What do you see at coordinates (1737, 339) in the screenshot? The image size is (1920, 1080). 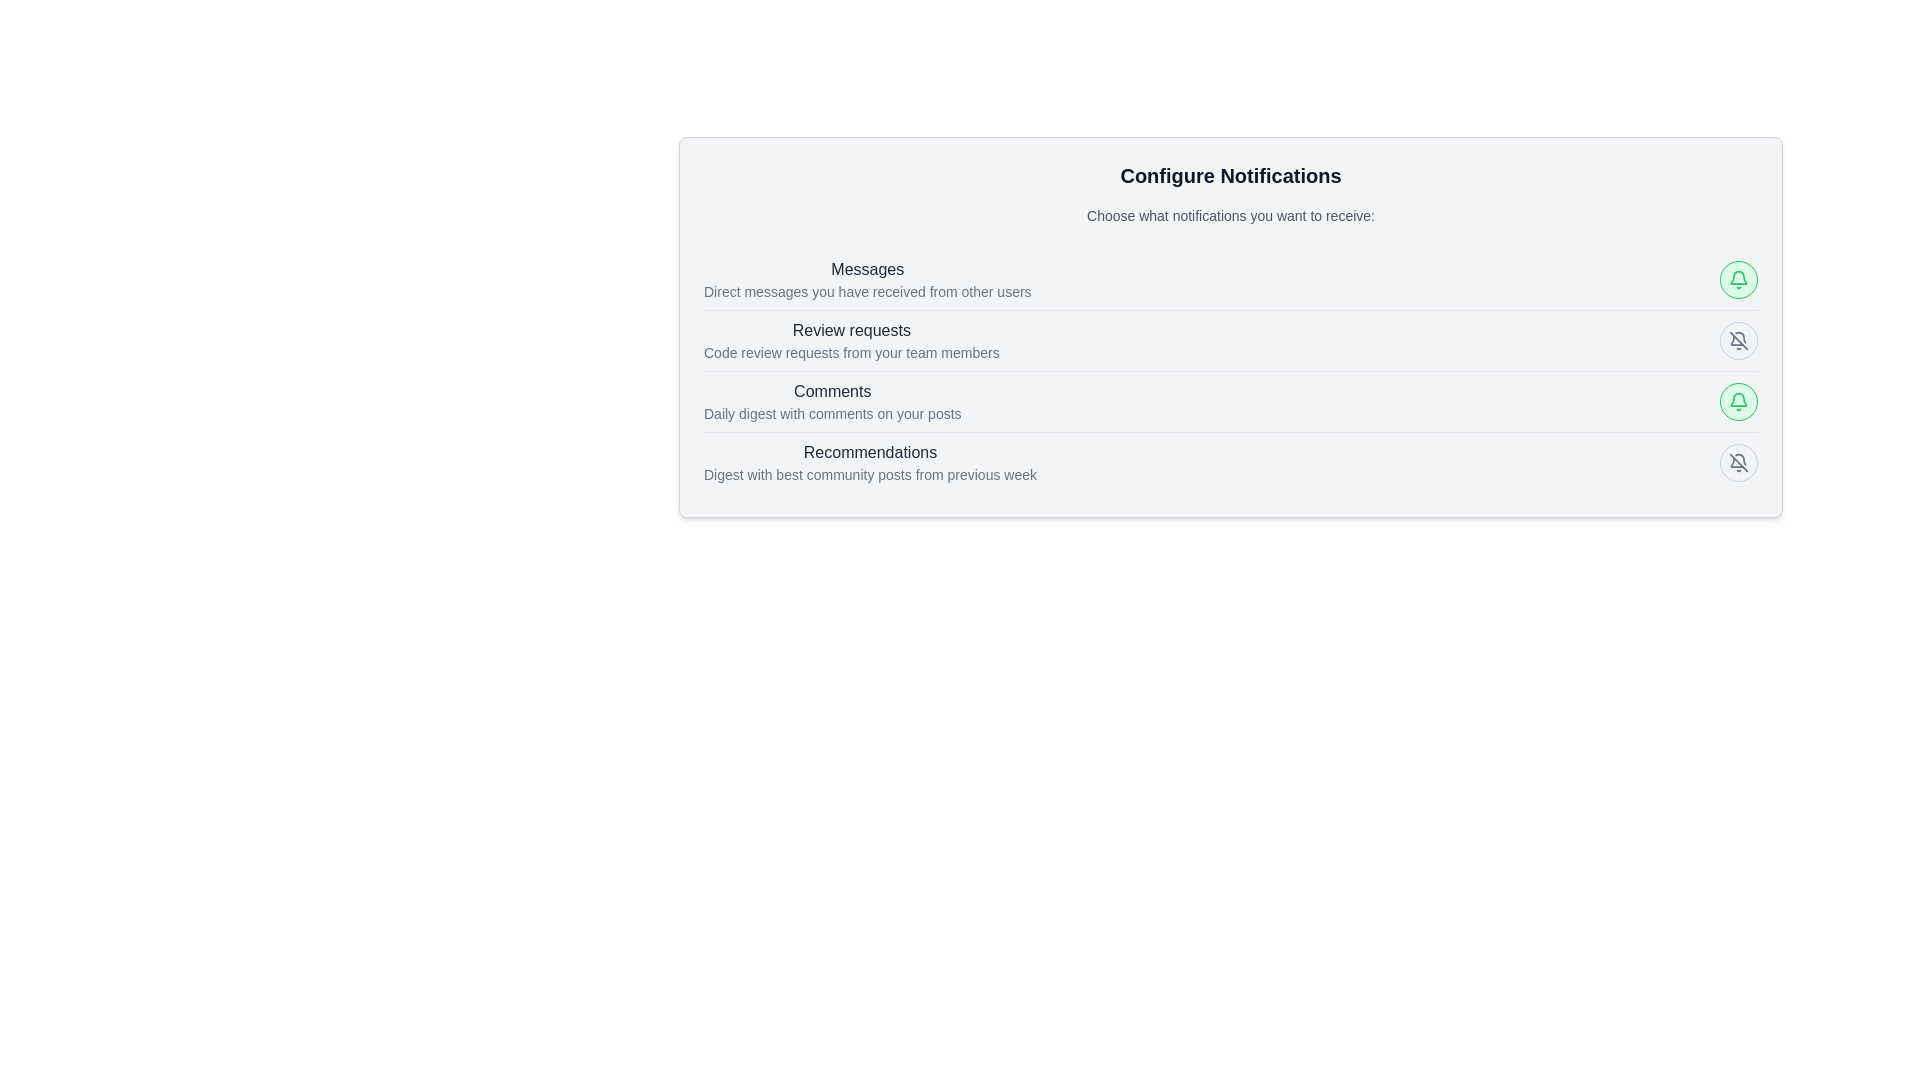 I see `the disabled notification status icon located in the top-right corner of the 'Recommendations' section in the notification settings panel` at bounding box center [1737, 339].